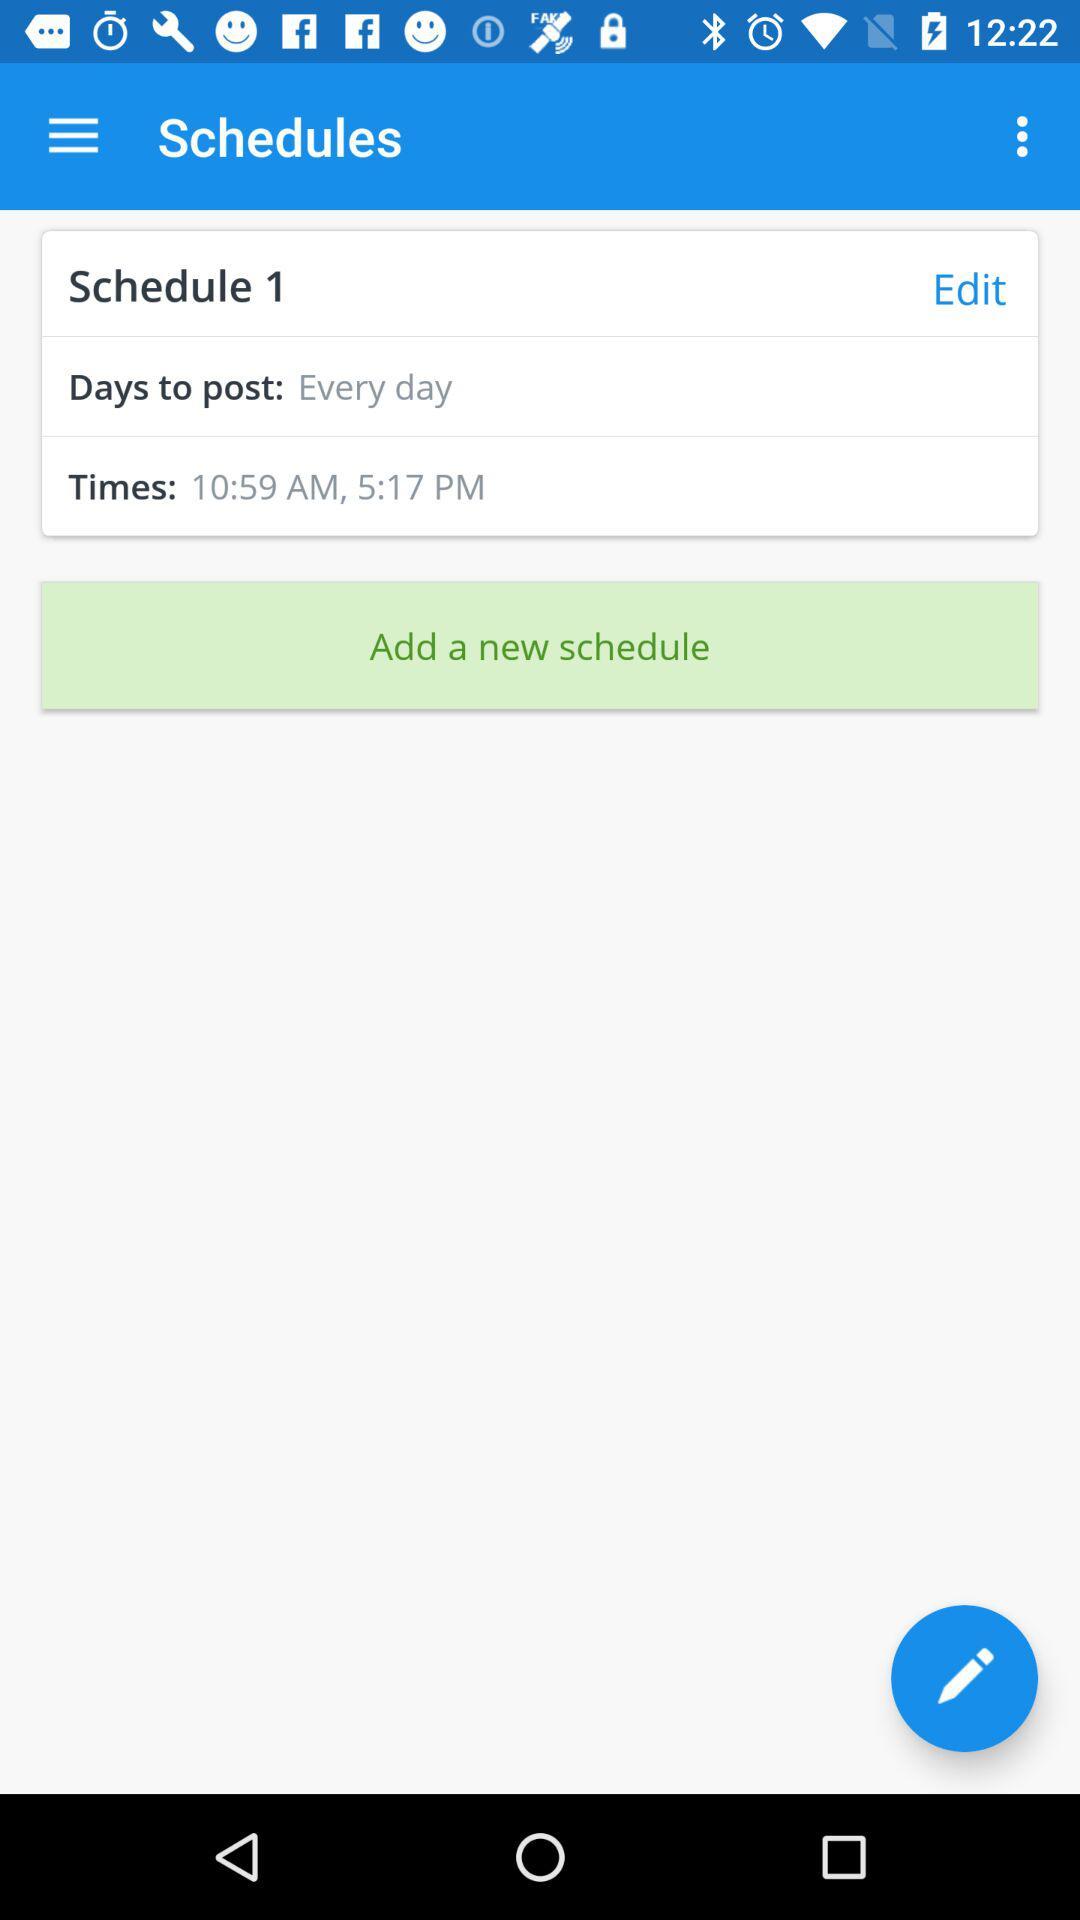 This screenshot has height=1920, width=1080. Describe the element at coordinates (963, 1678) in the screenshot. I see `the edit icon` at that location.